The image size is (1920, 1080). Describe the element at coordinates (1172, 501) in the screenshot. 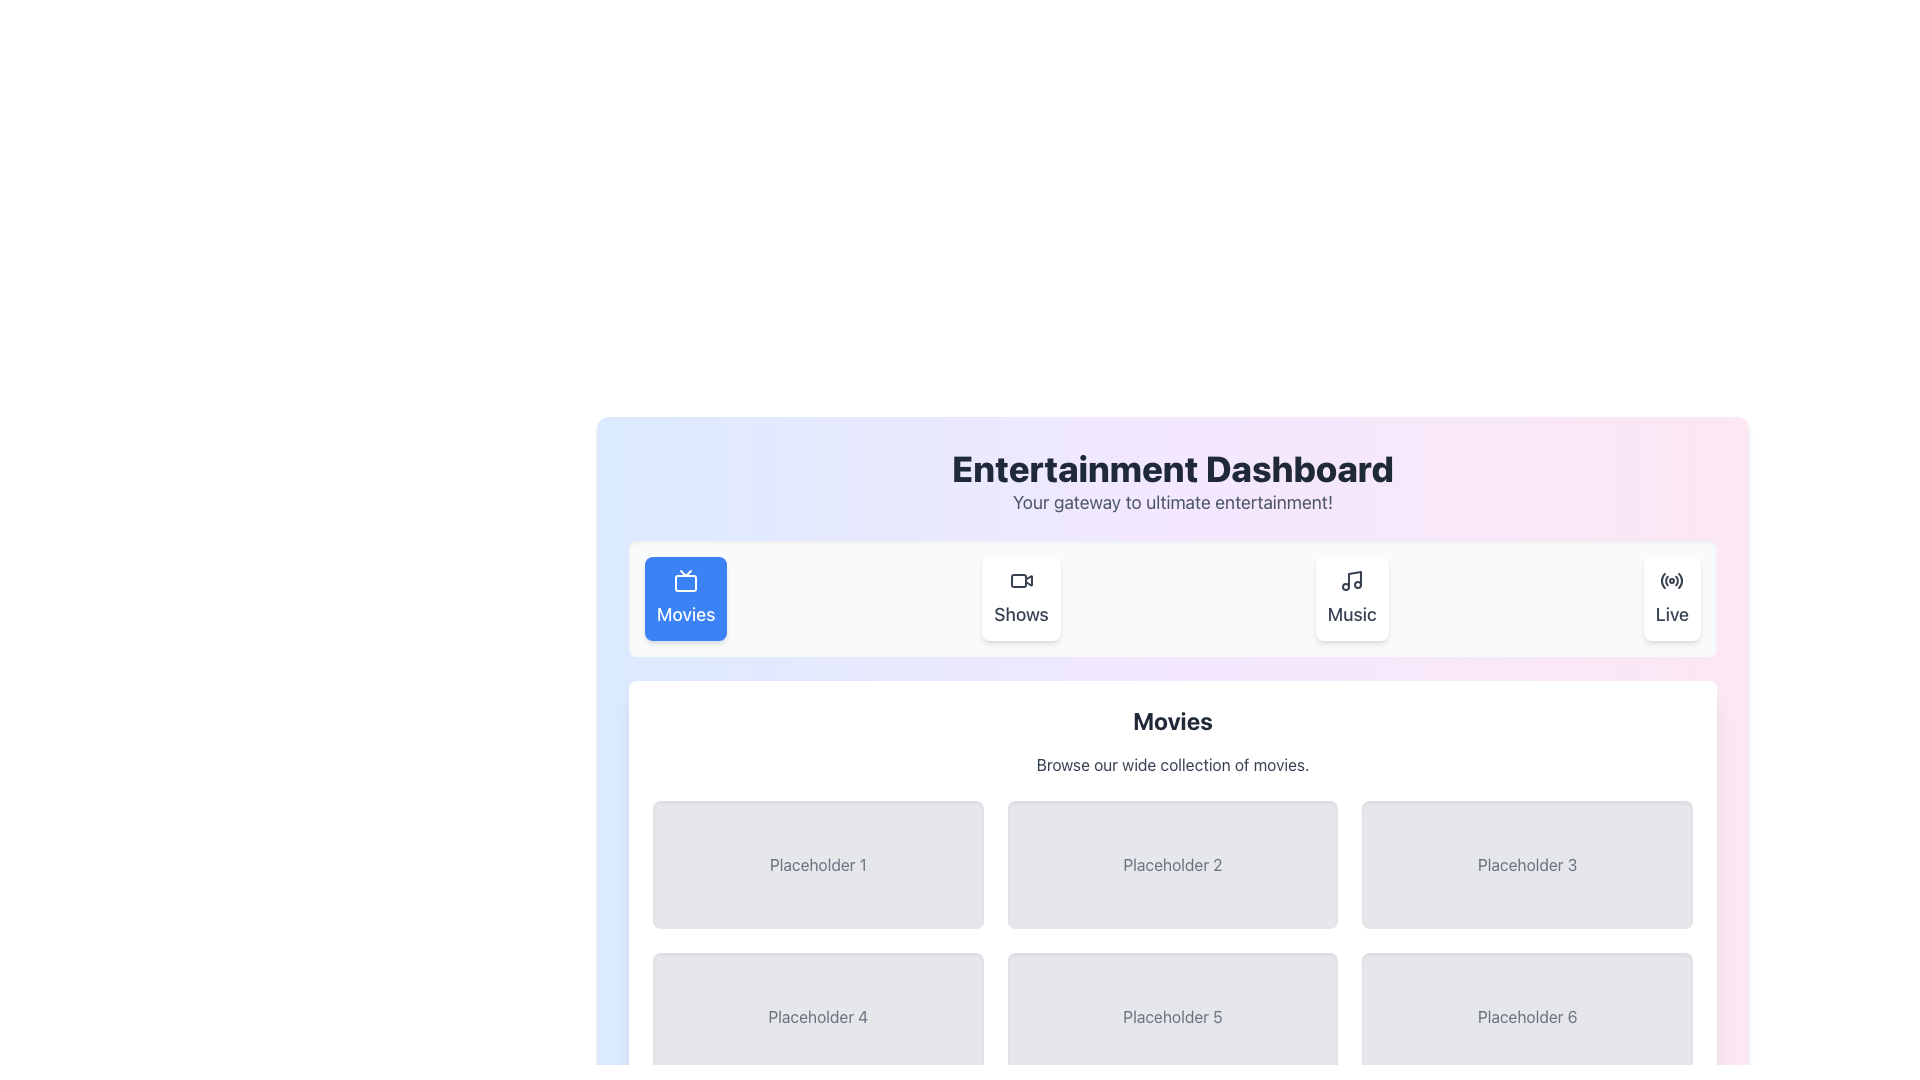

I see `the static text element that provides descriptive information for the 'Entertainment Dashboard' title, located directly below it and horizontally centered` at that location.